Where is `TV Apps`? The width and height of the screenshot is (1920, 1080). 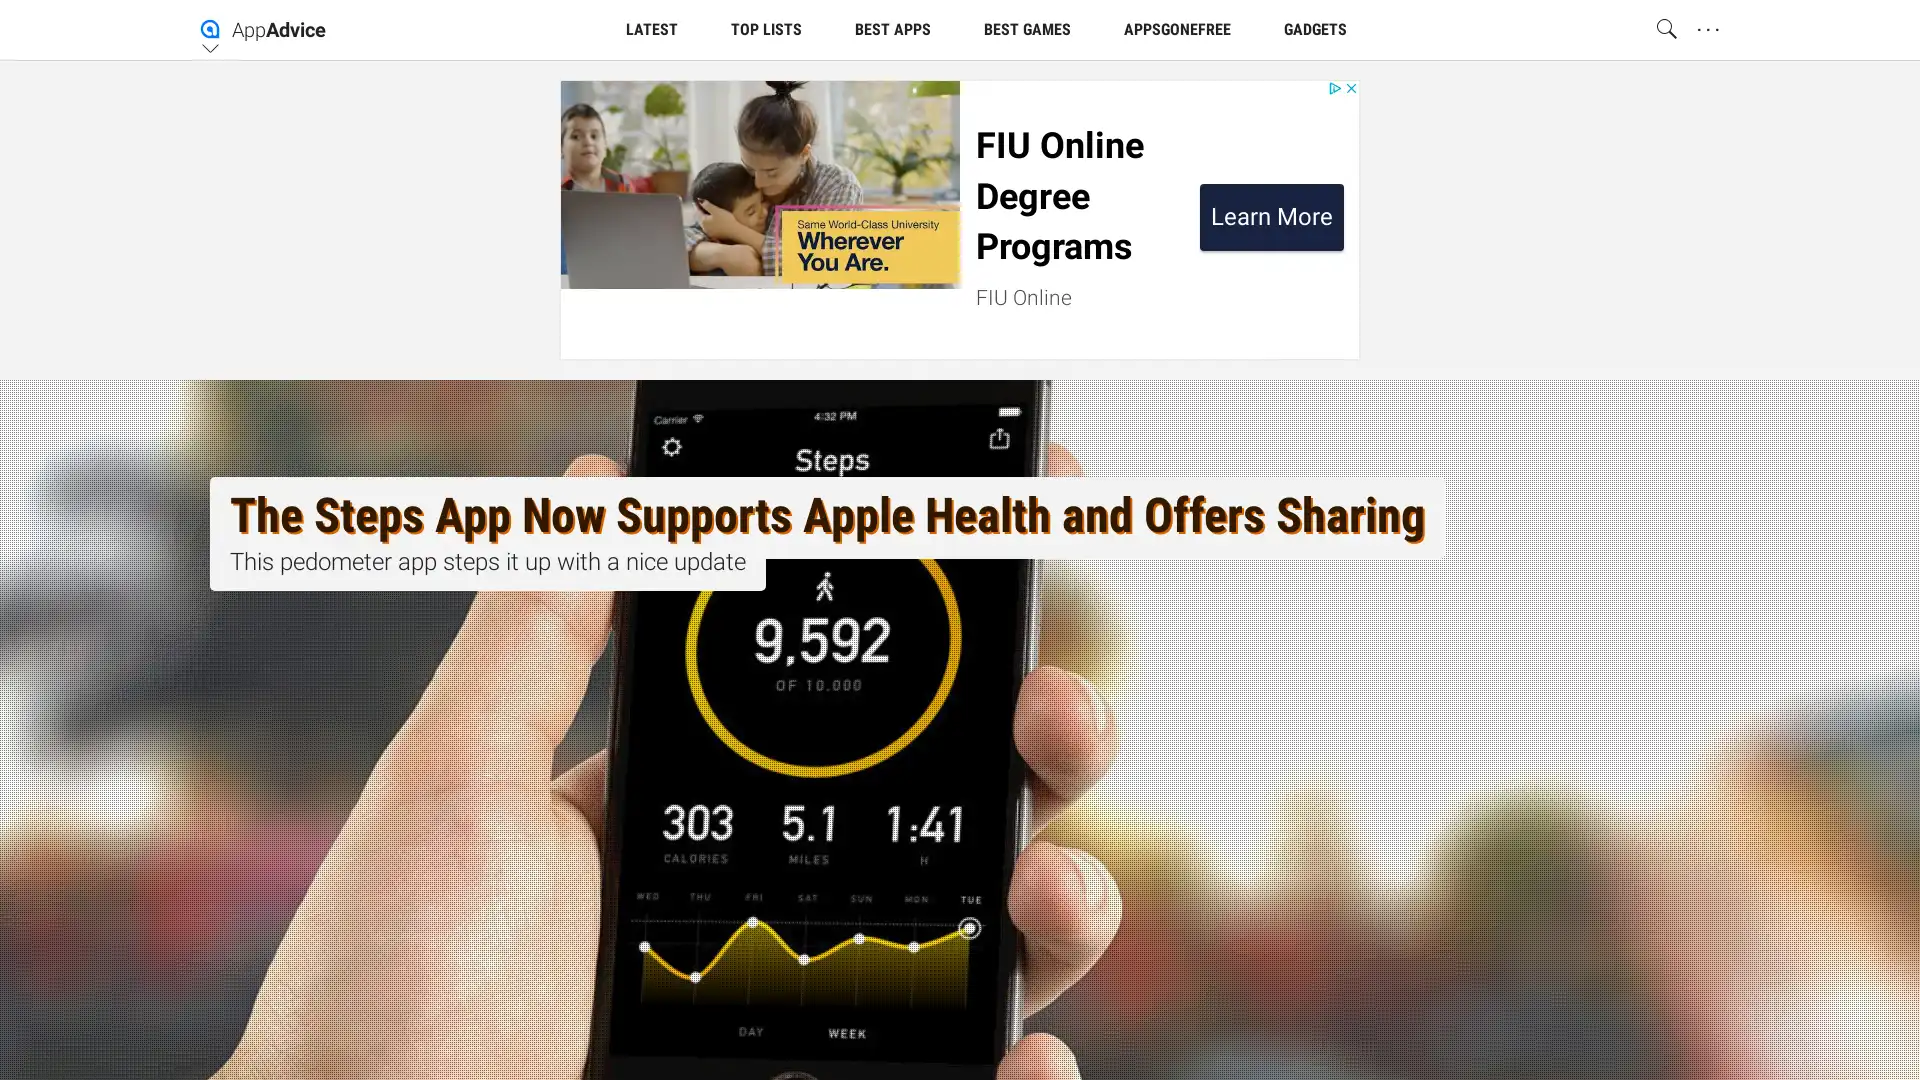 TV Apps is located at coordinates (1245, 188).